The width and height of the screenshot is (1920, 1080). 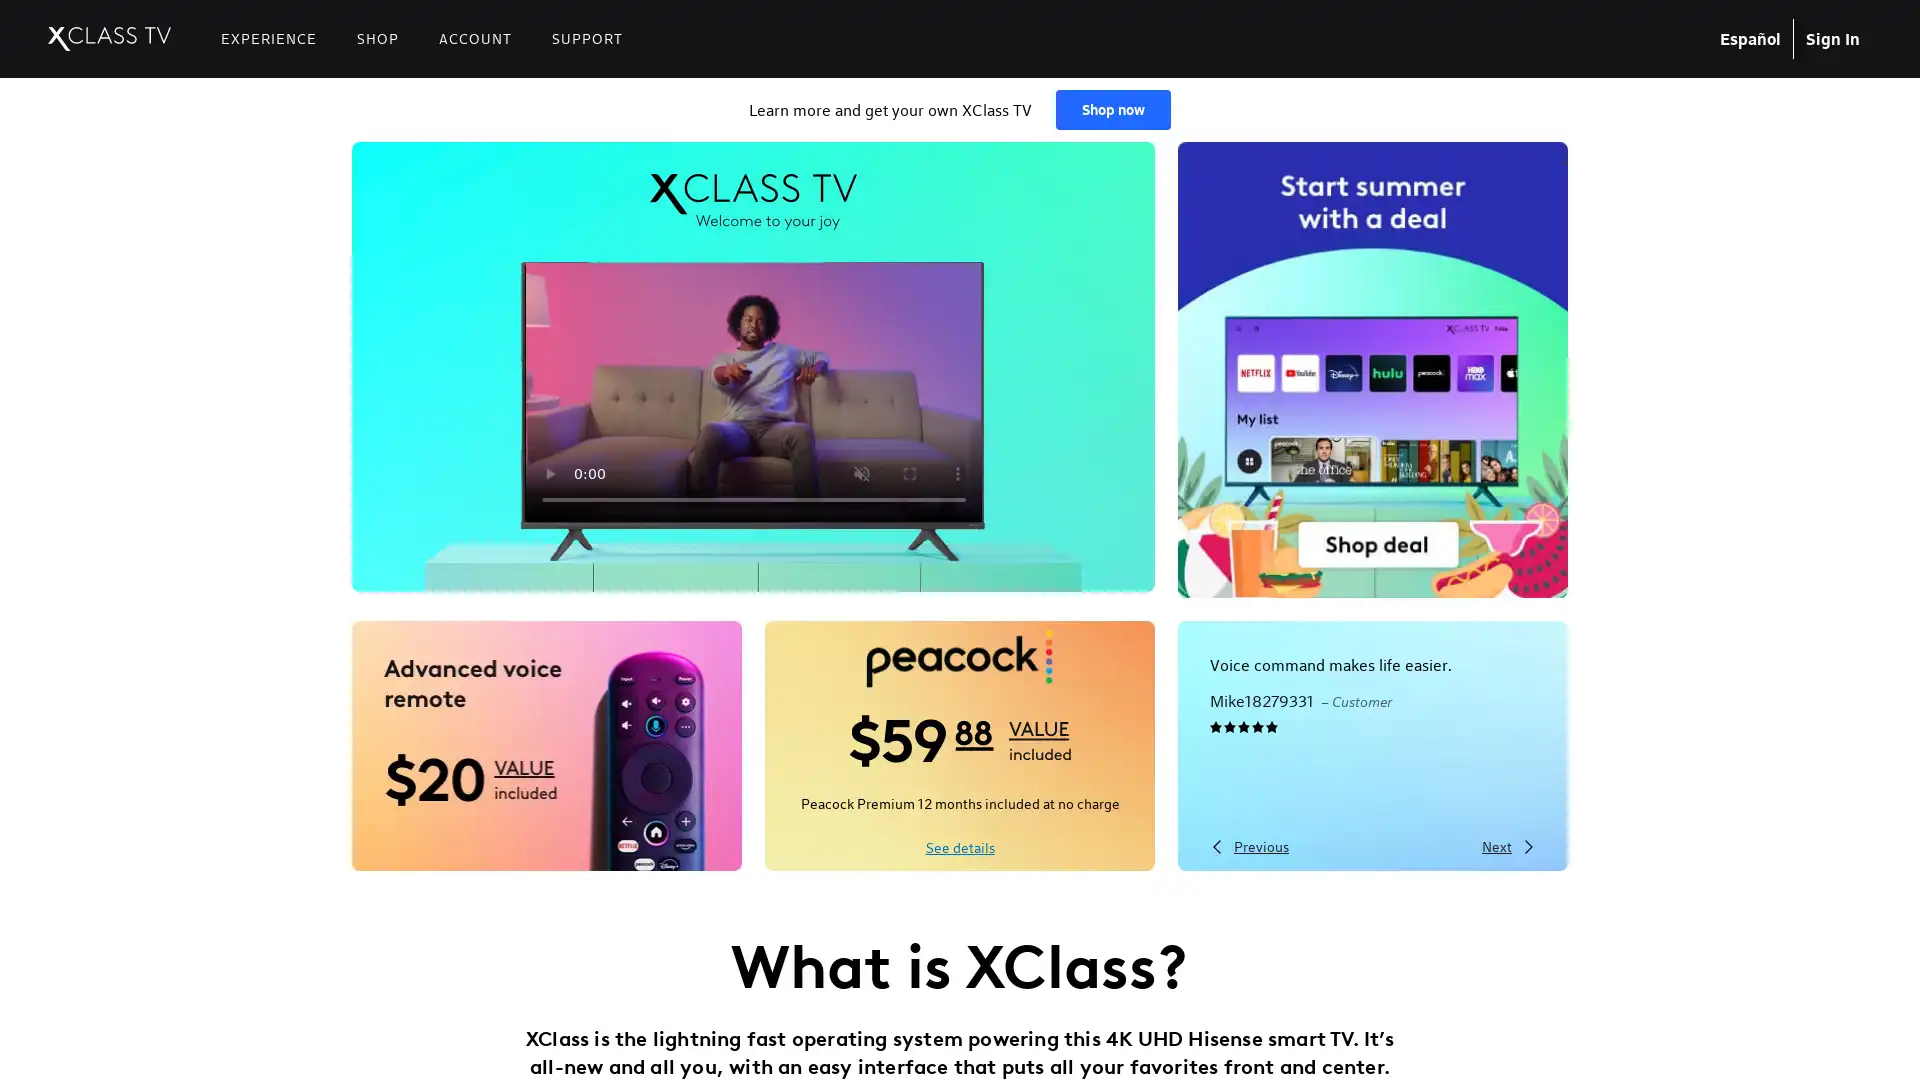 What do you see at coordinates (1508, 845) in the screenshot?
I see `Next page of reviews Next` at bounding box center [1508, 845].